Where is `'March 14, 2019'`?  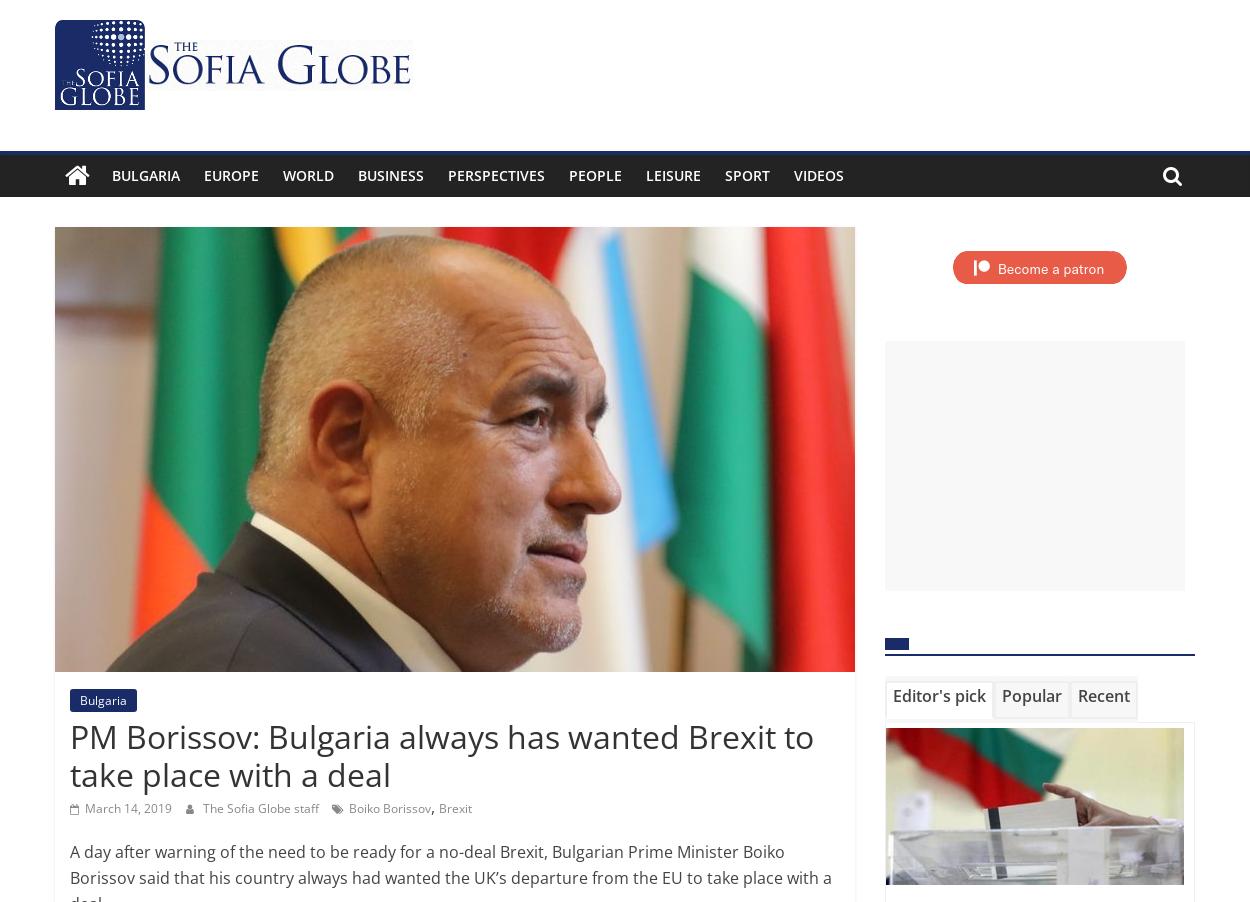 'March 14, 2019' is located at coordinates (128, 806).